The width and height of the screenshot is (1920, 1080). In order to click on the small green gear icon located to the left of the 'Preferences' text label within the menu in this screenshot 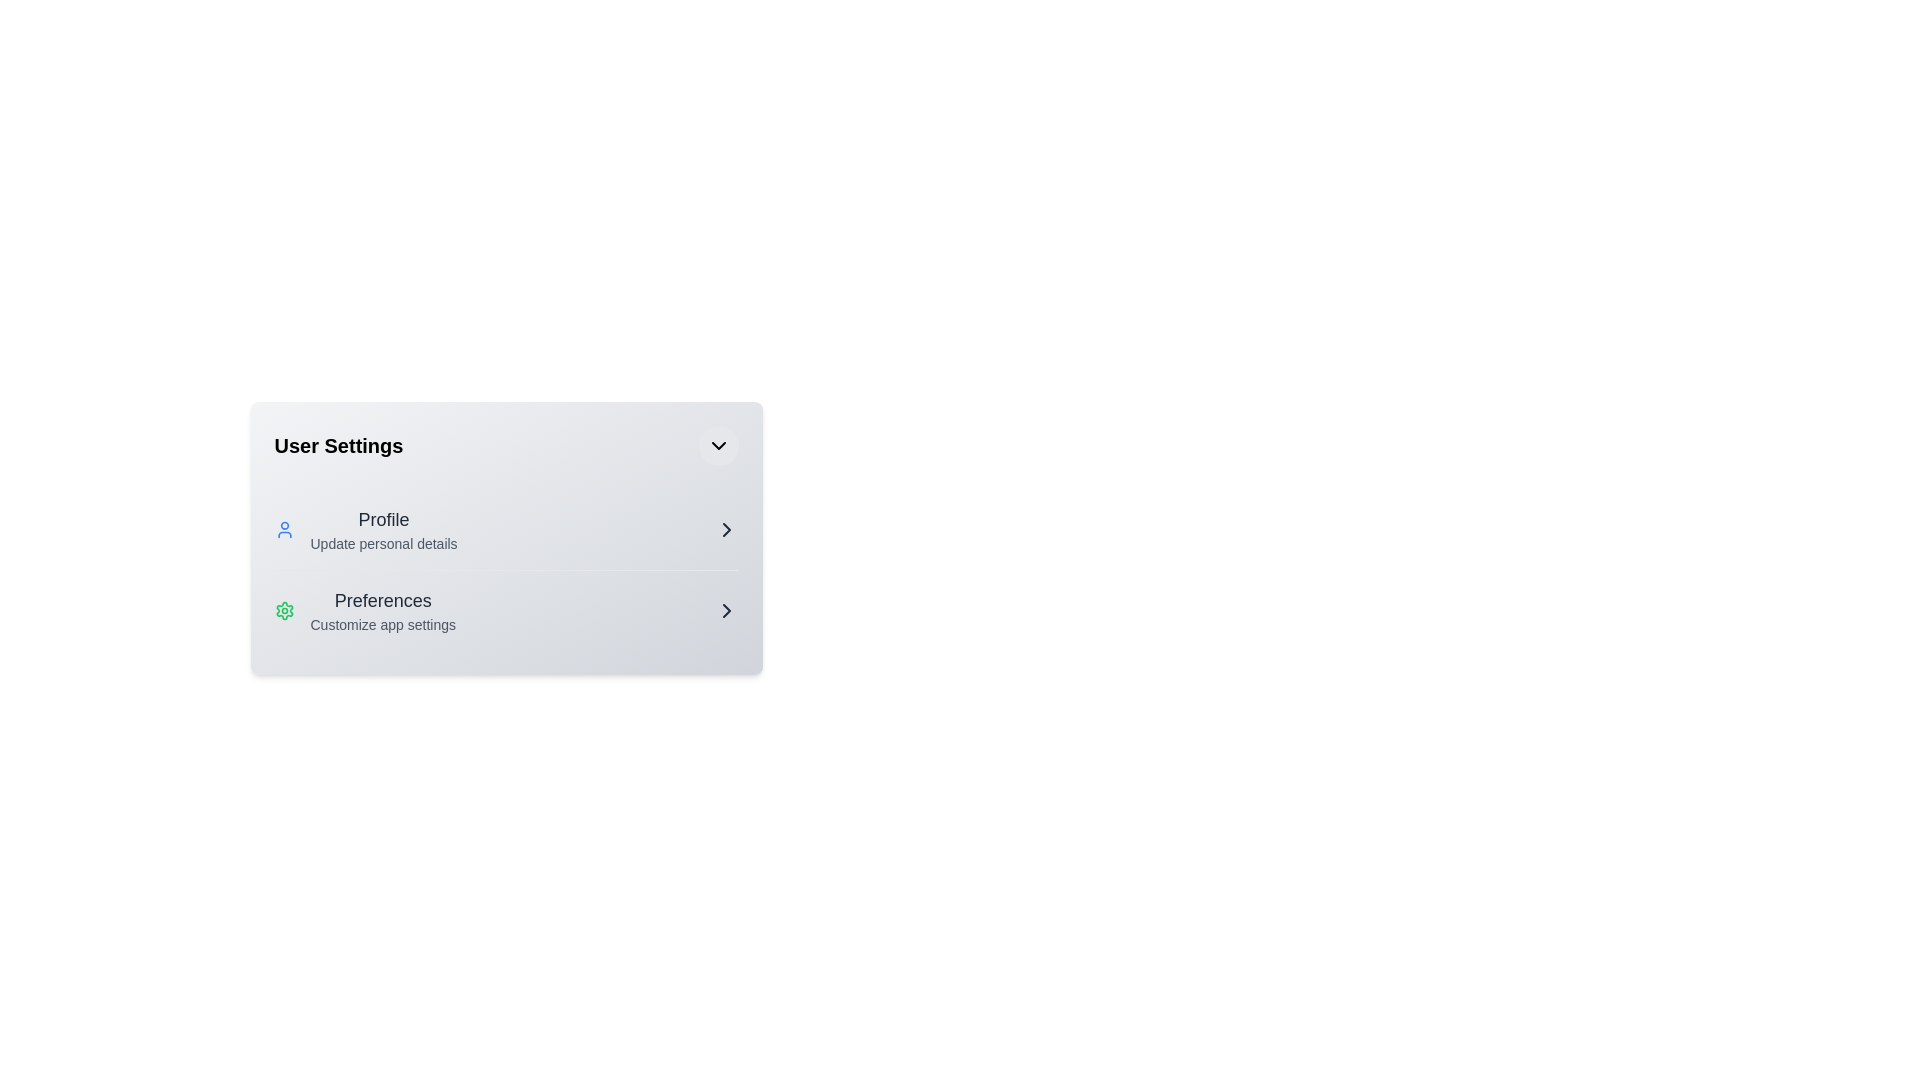, I will do `click(283, 609)`.